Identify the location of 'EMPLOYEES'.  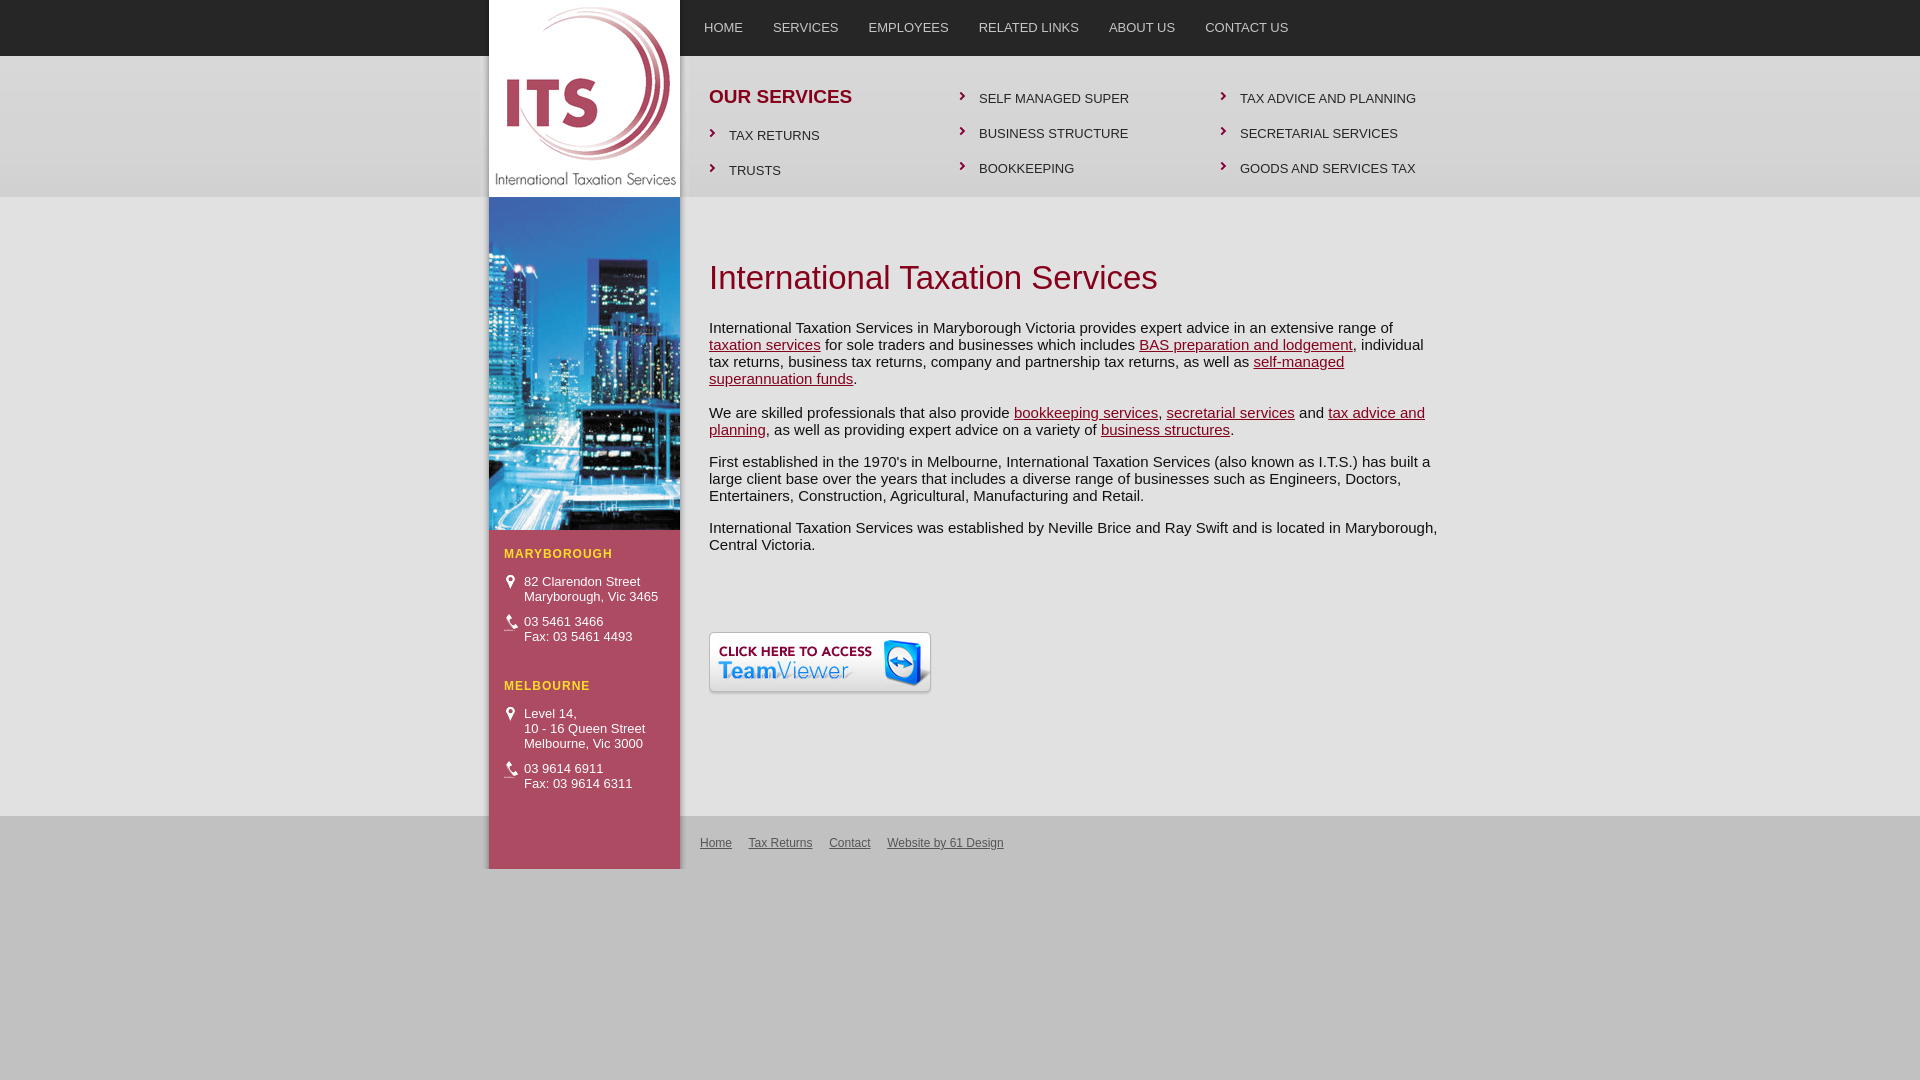
(854, 24).